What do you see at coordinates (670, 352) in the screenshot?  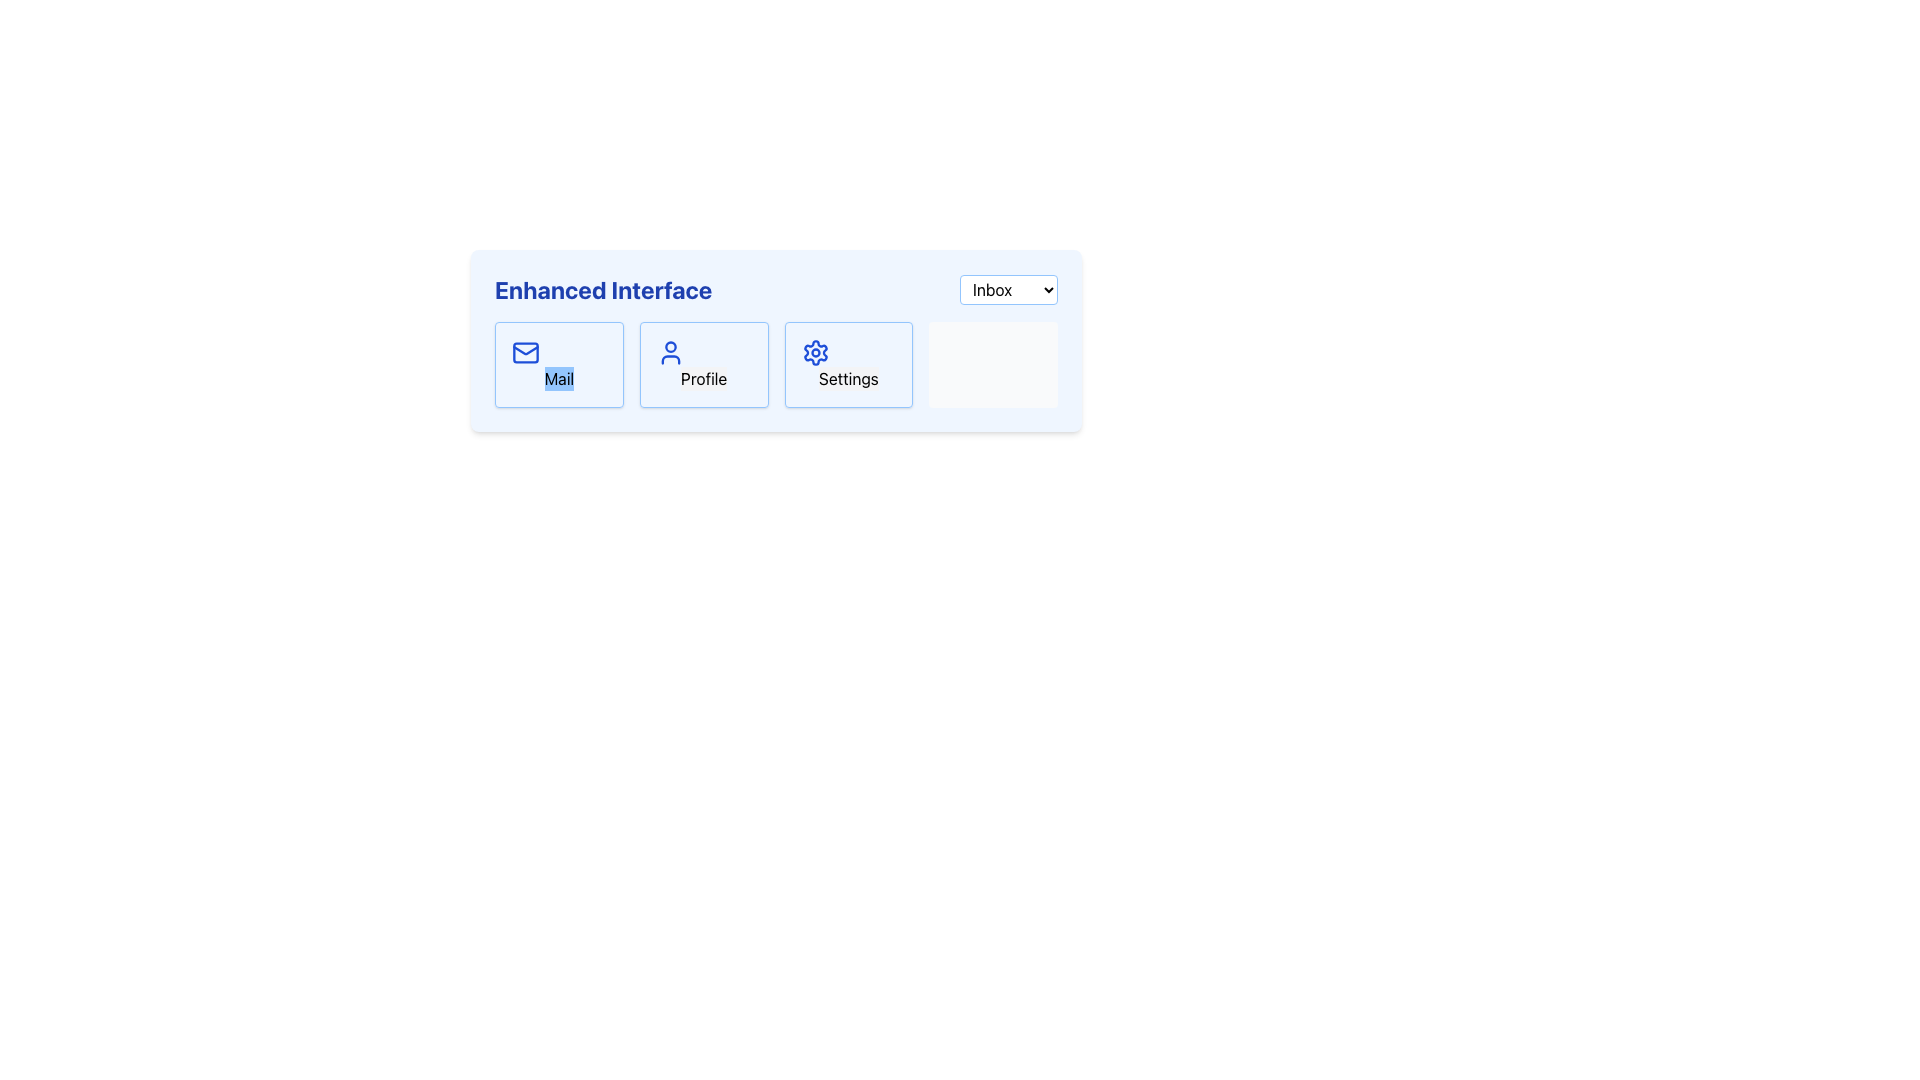 I see `the user profile icon located within the 'Profile' button, which is the second button from the left in the interface layout` at bounding box center [670, 352].